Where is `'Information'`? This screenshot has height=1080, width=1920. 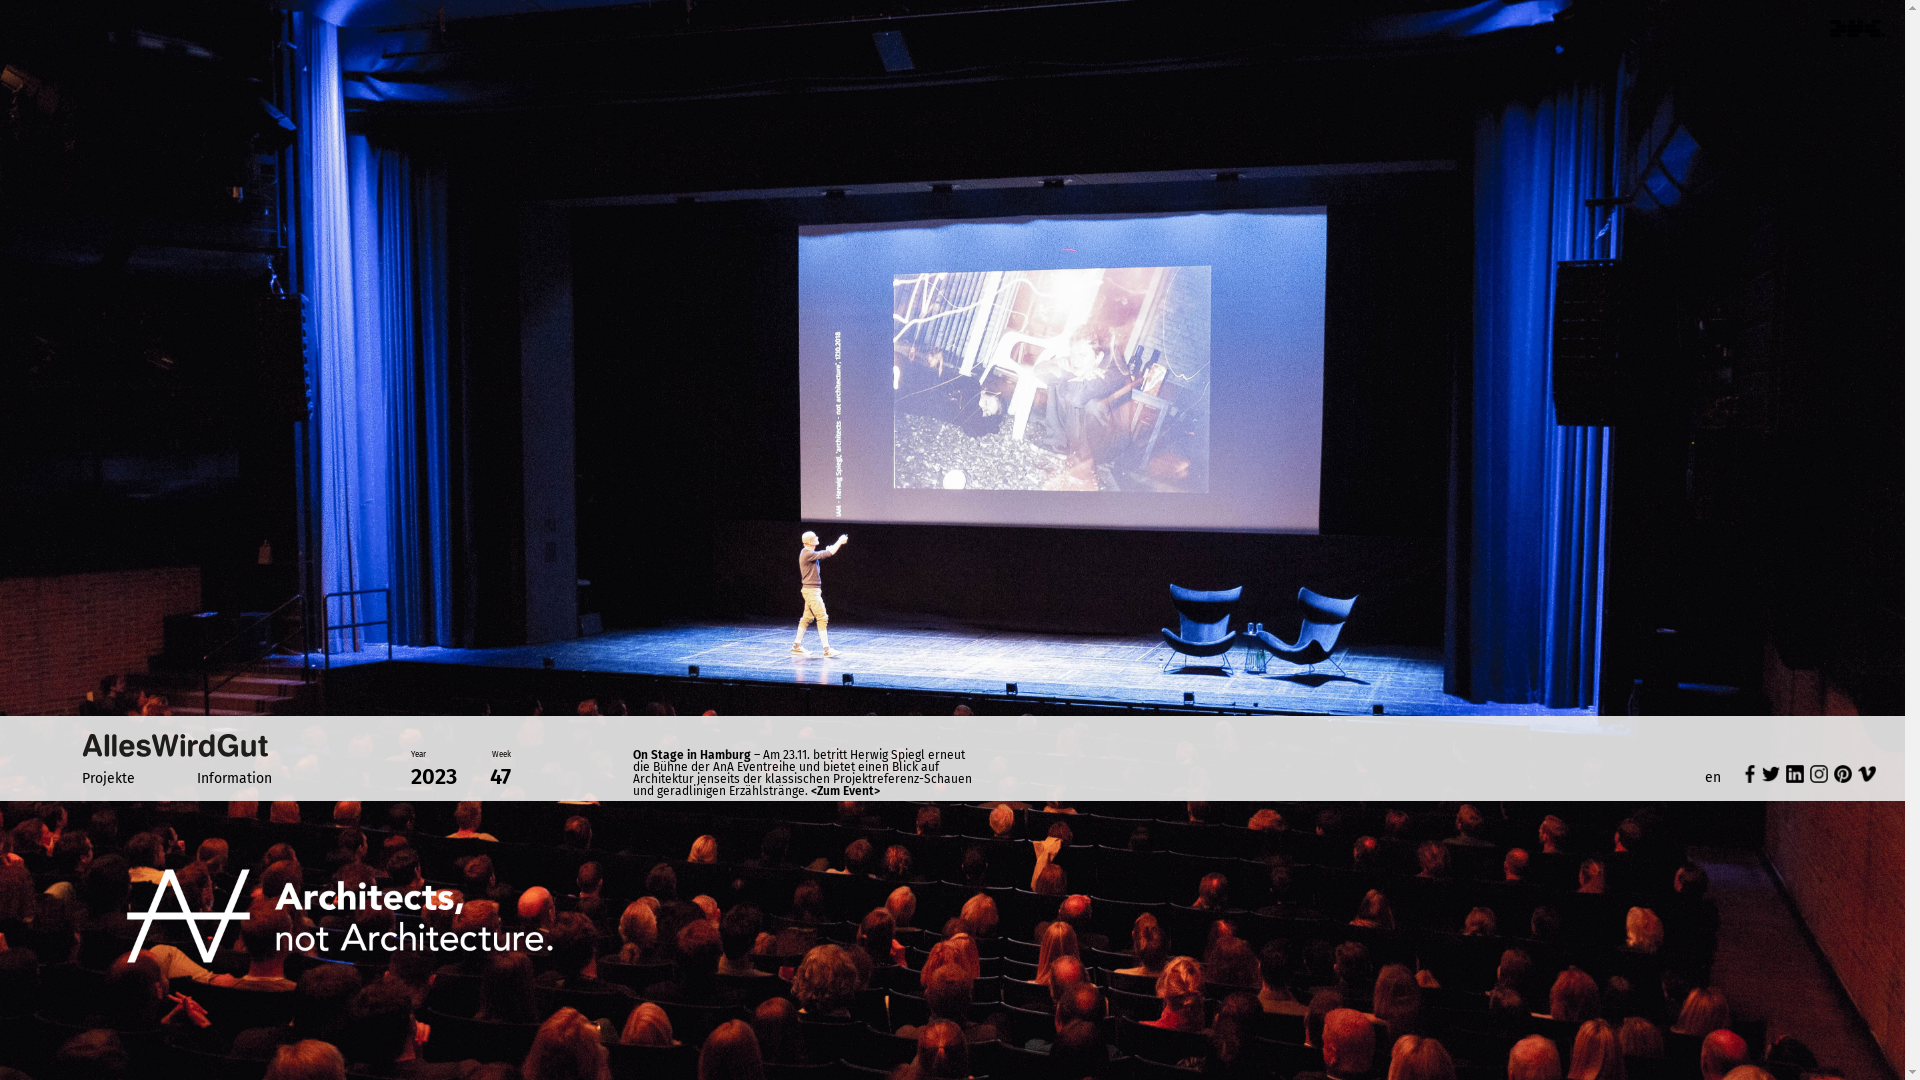 'Information' is located at coordinates (196, 777).